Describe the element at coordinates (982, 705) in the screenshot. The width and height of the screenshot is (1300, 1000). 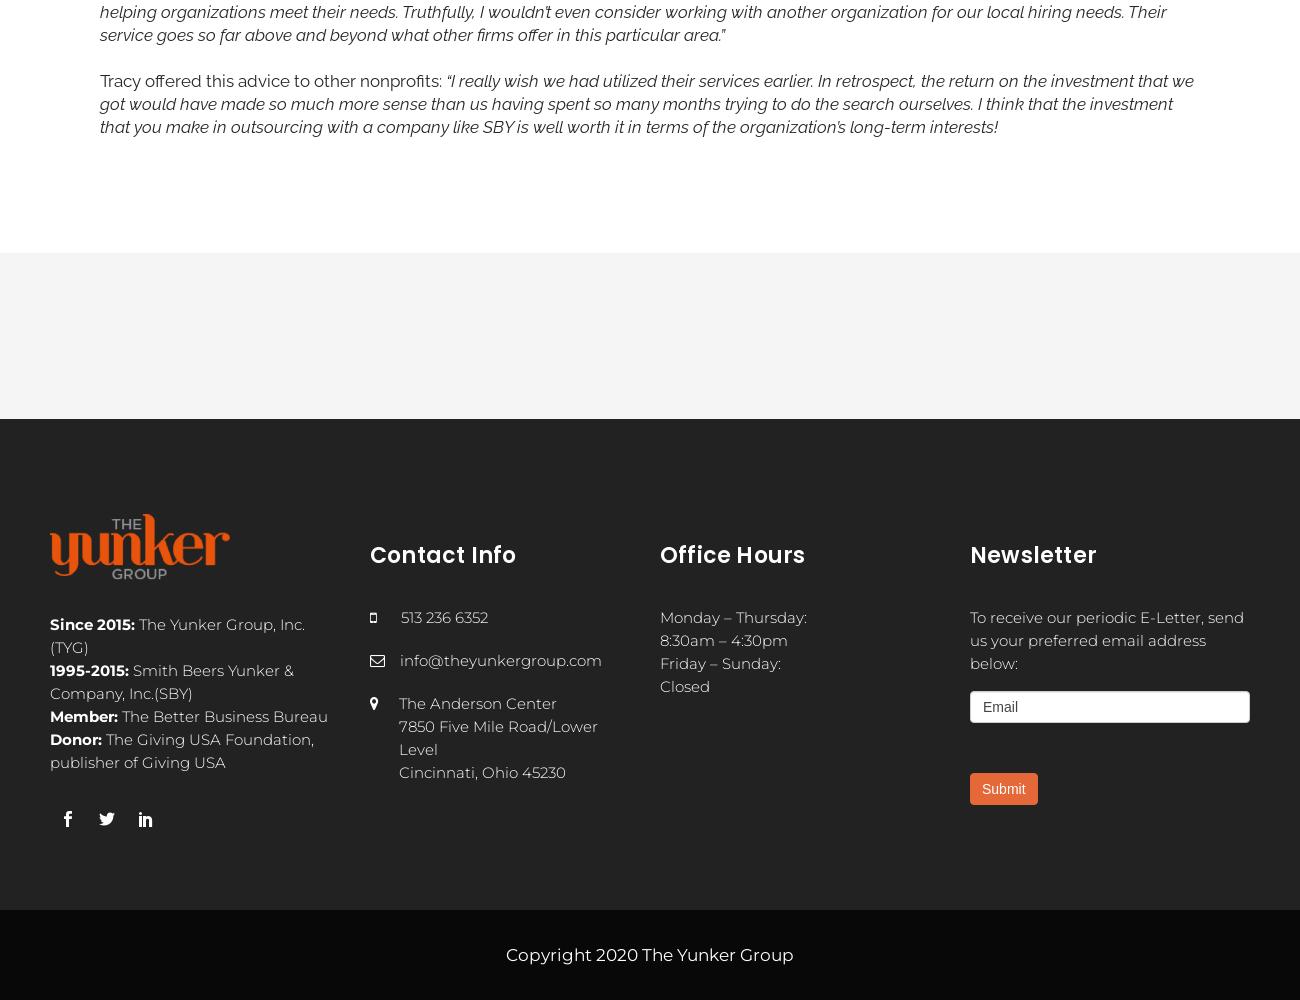
I see `'Email'` at that location.